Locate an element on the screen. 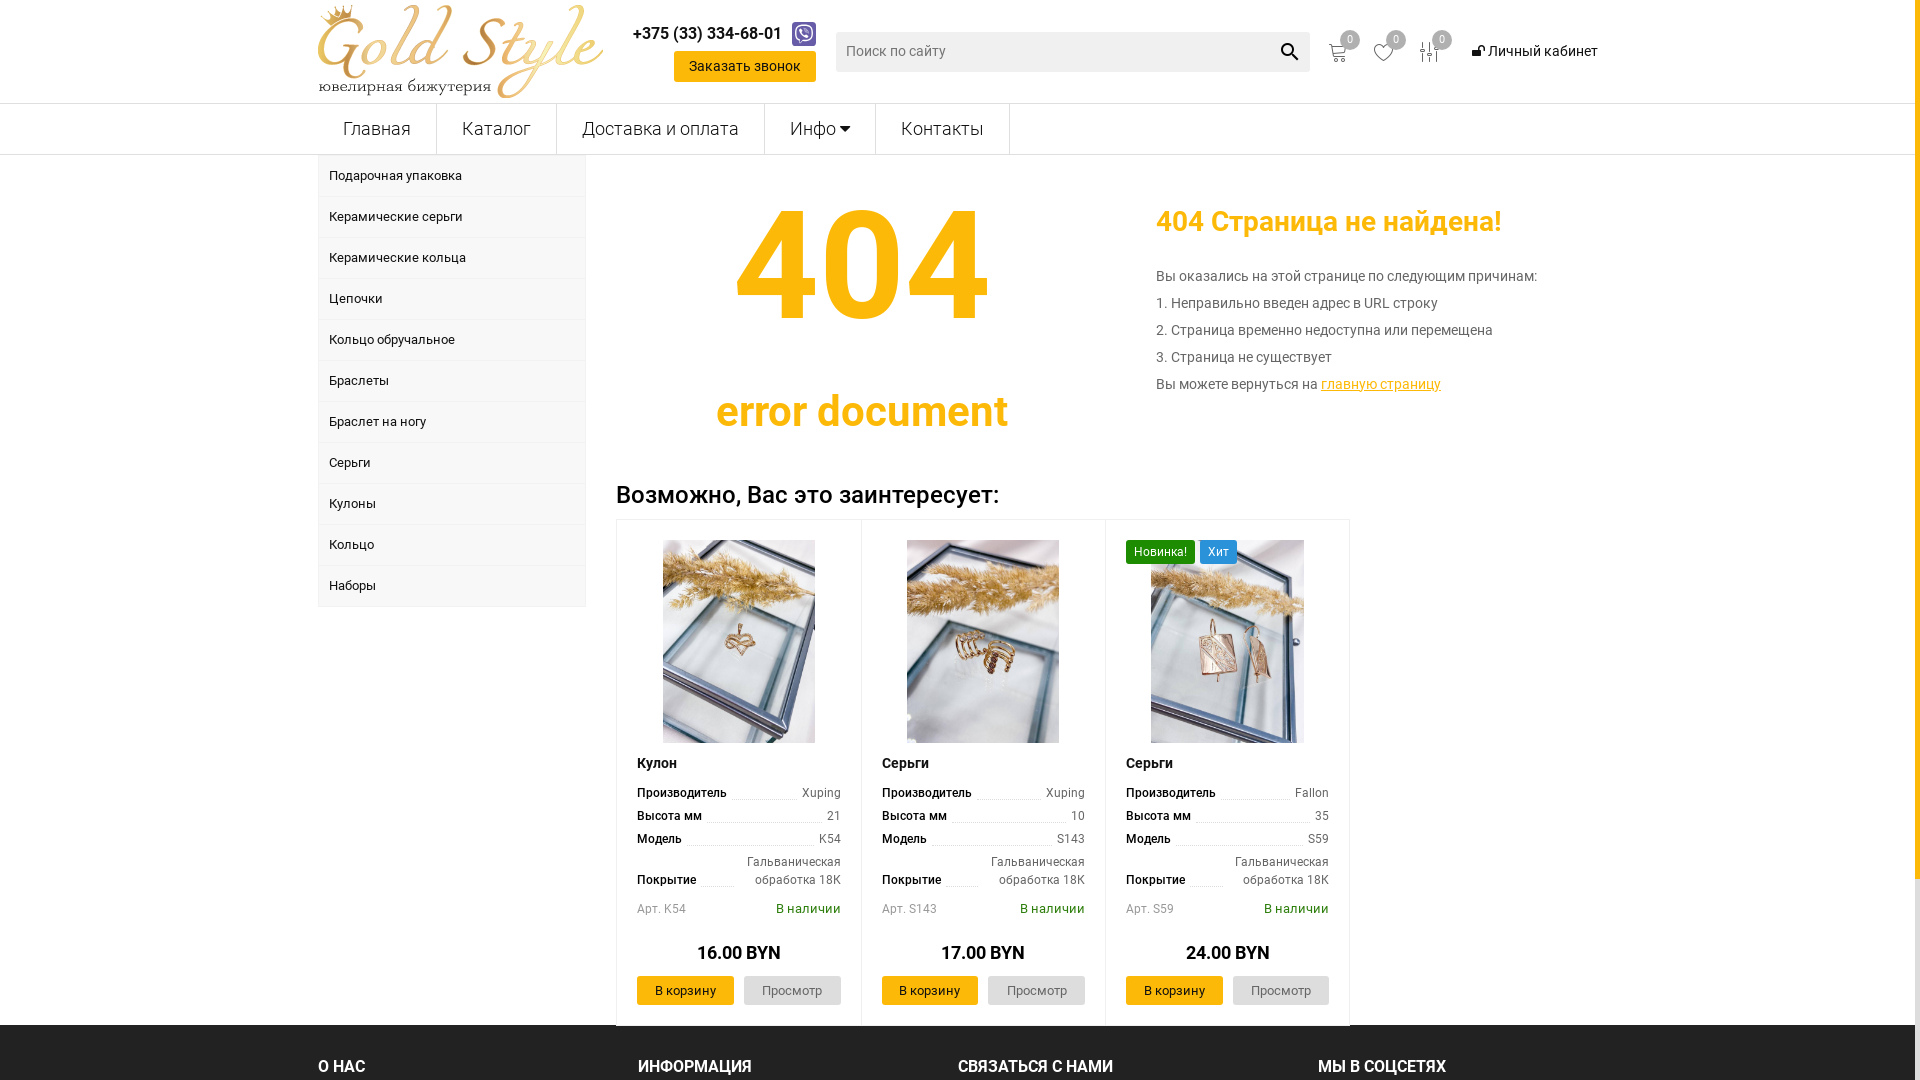 The height and width of the screenshot is (1080, 1920). 'search' is located at coordinates (1290, 50).